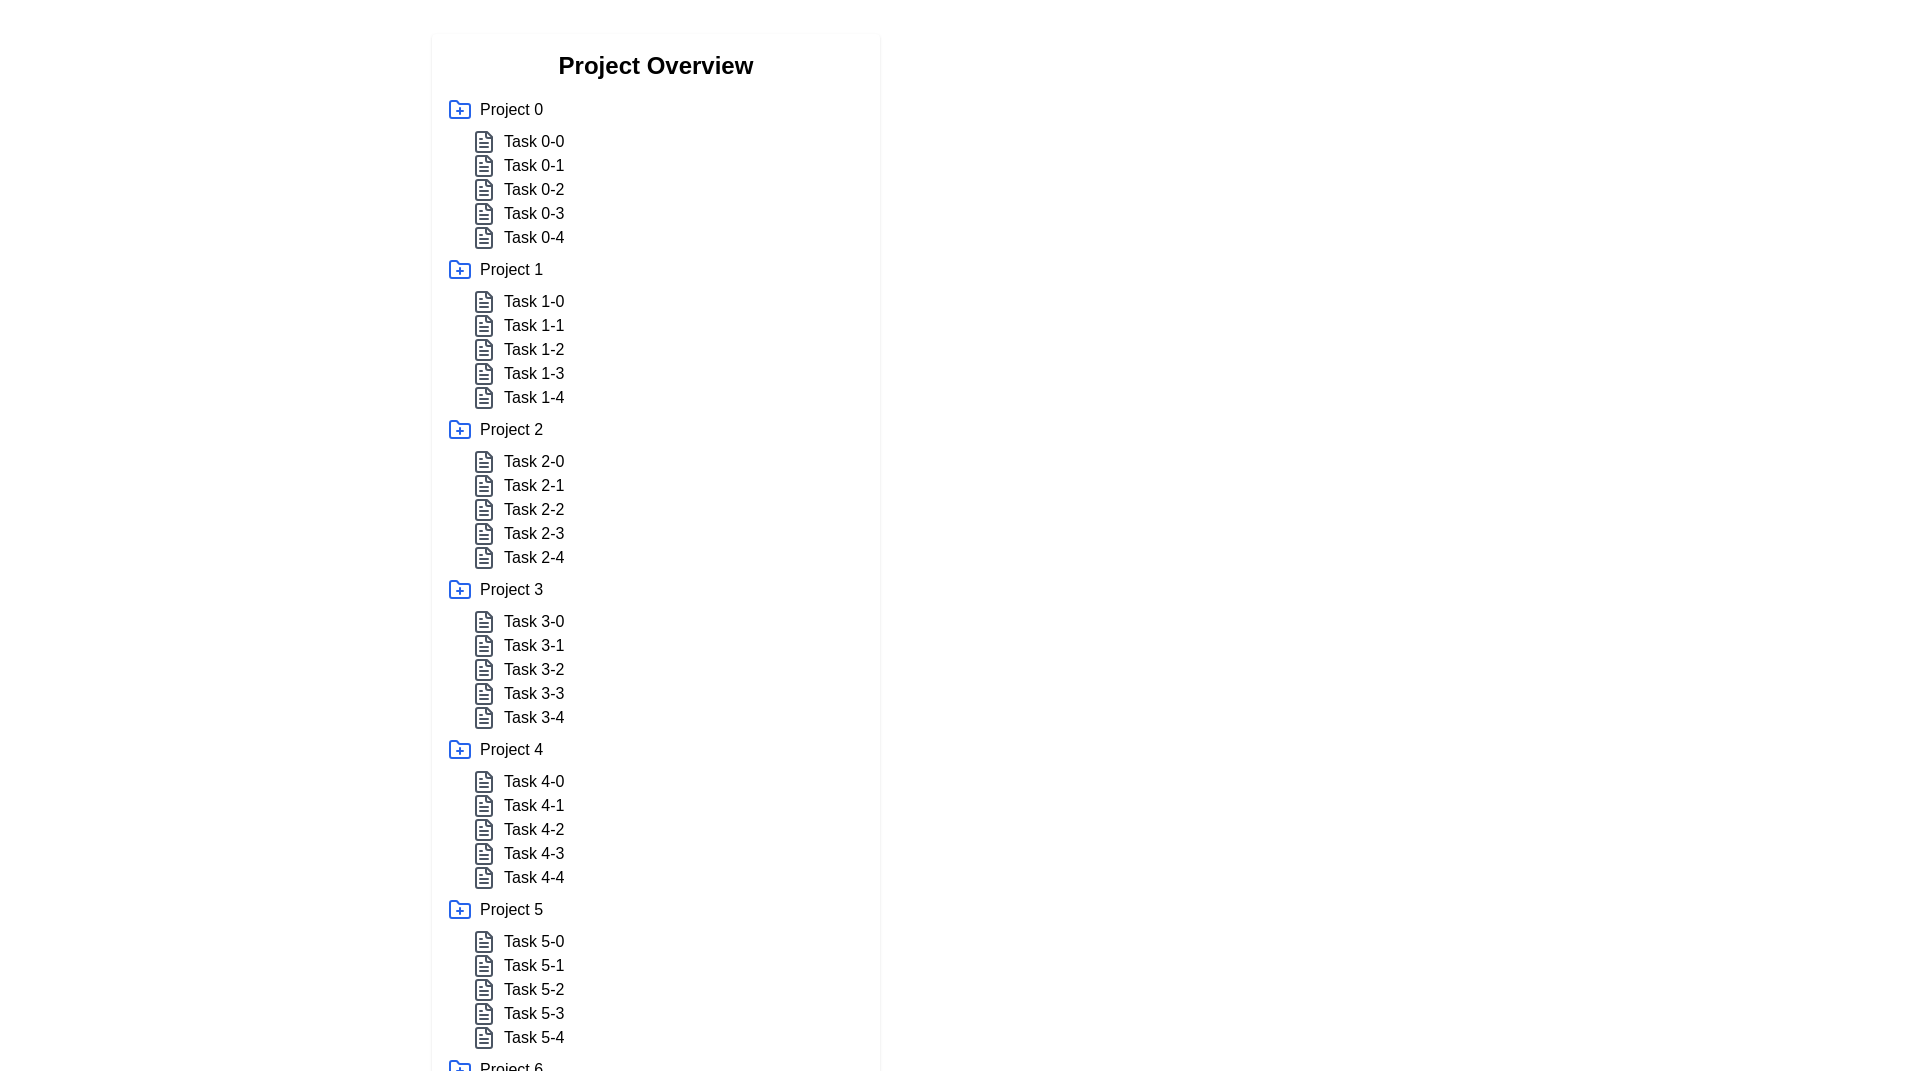  What do you see at coordinates (484, 716) in the screenshot?
I see `the small monochromatic file icon located to the left of the 'Task 3-4' label within the 'Project 3' section to interact with it` at bounding box center [484, 716].